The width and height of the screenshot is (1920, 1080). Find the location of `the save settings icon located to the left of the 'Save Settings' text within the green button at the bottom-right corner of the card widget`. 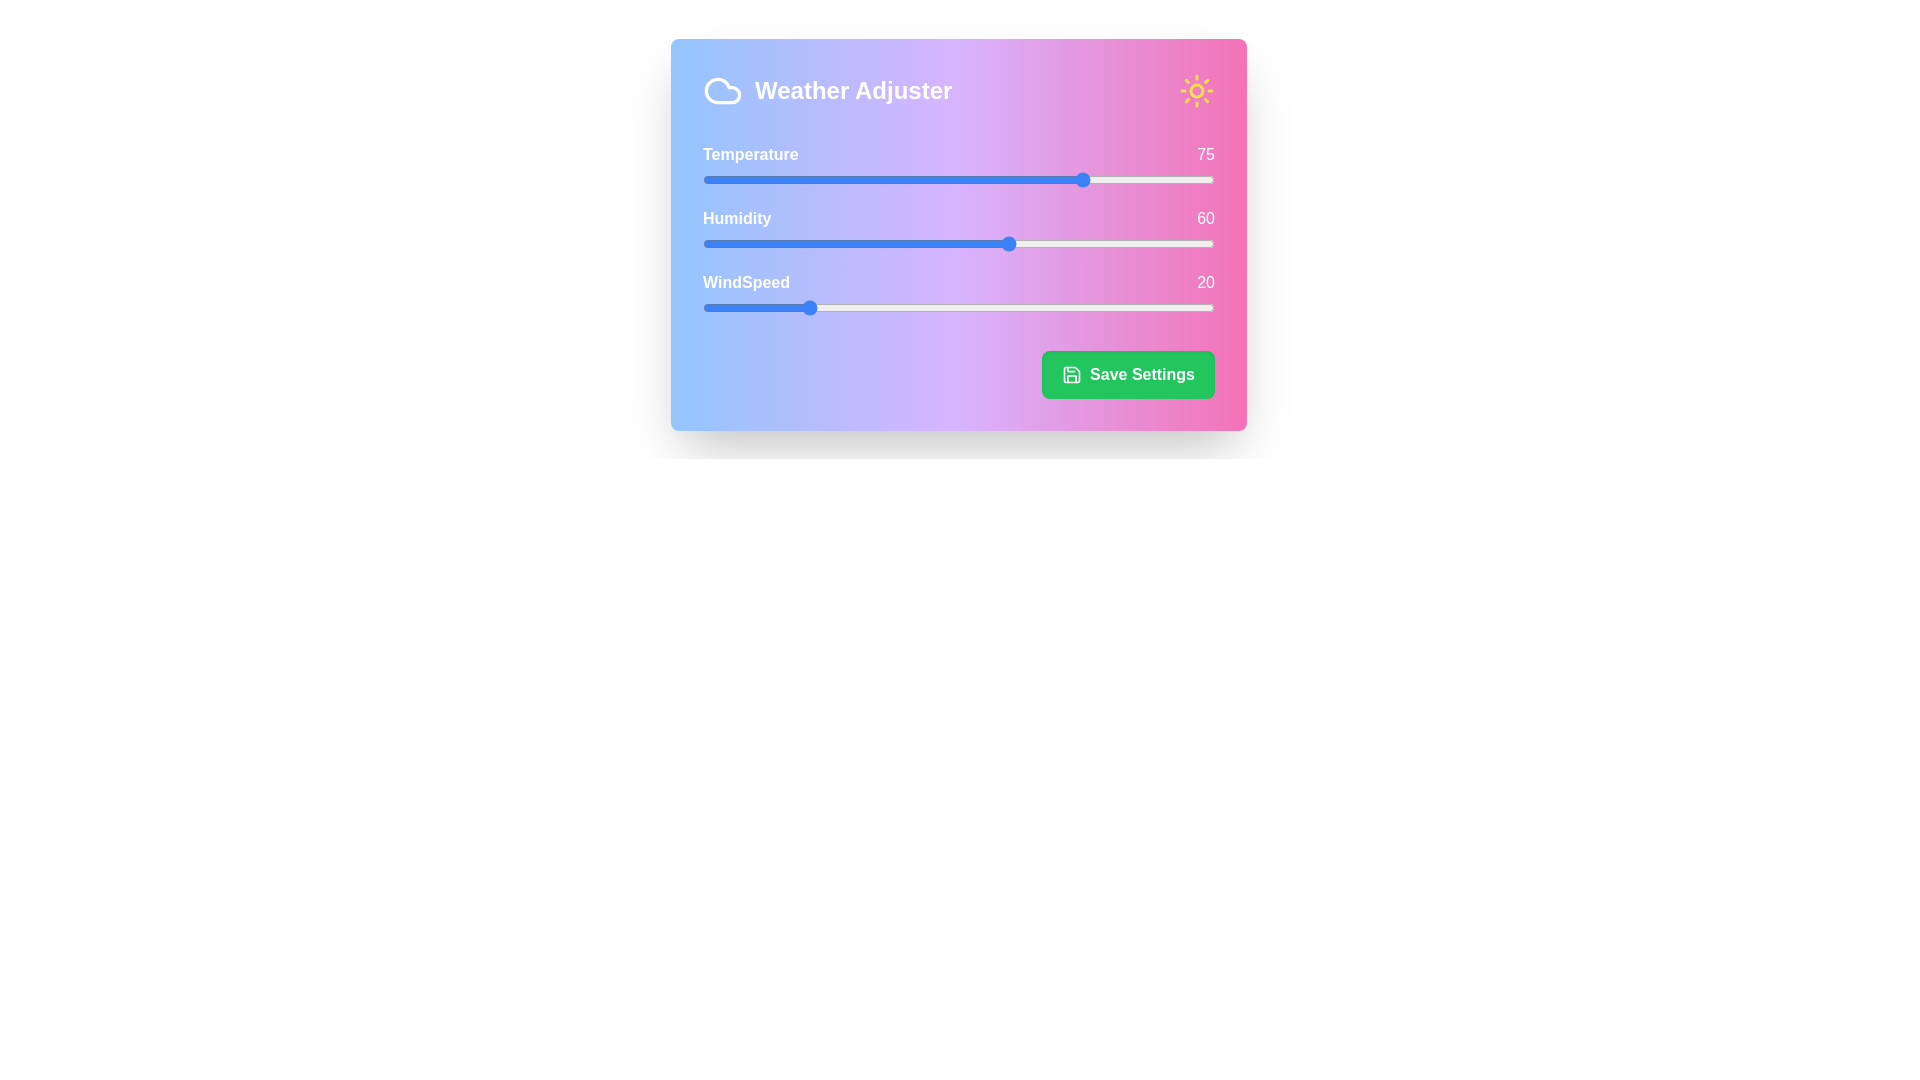

the save settings icon located to the left of the 'Save Settings' text within the green button at the bottom-right corner of the card widget is located at coordinates (1071, 374).